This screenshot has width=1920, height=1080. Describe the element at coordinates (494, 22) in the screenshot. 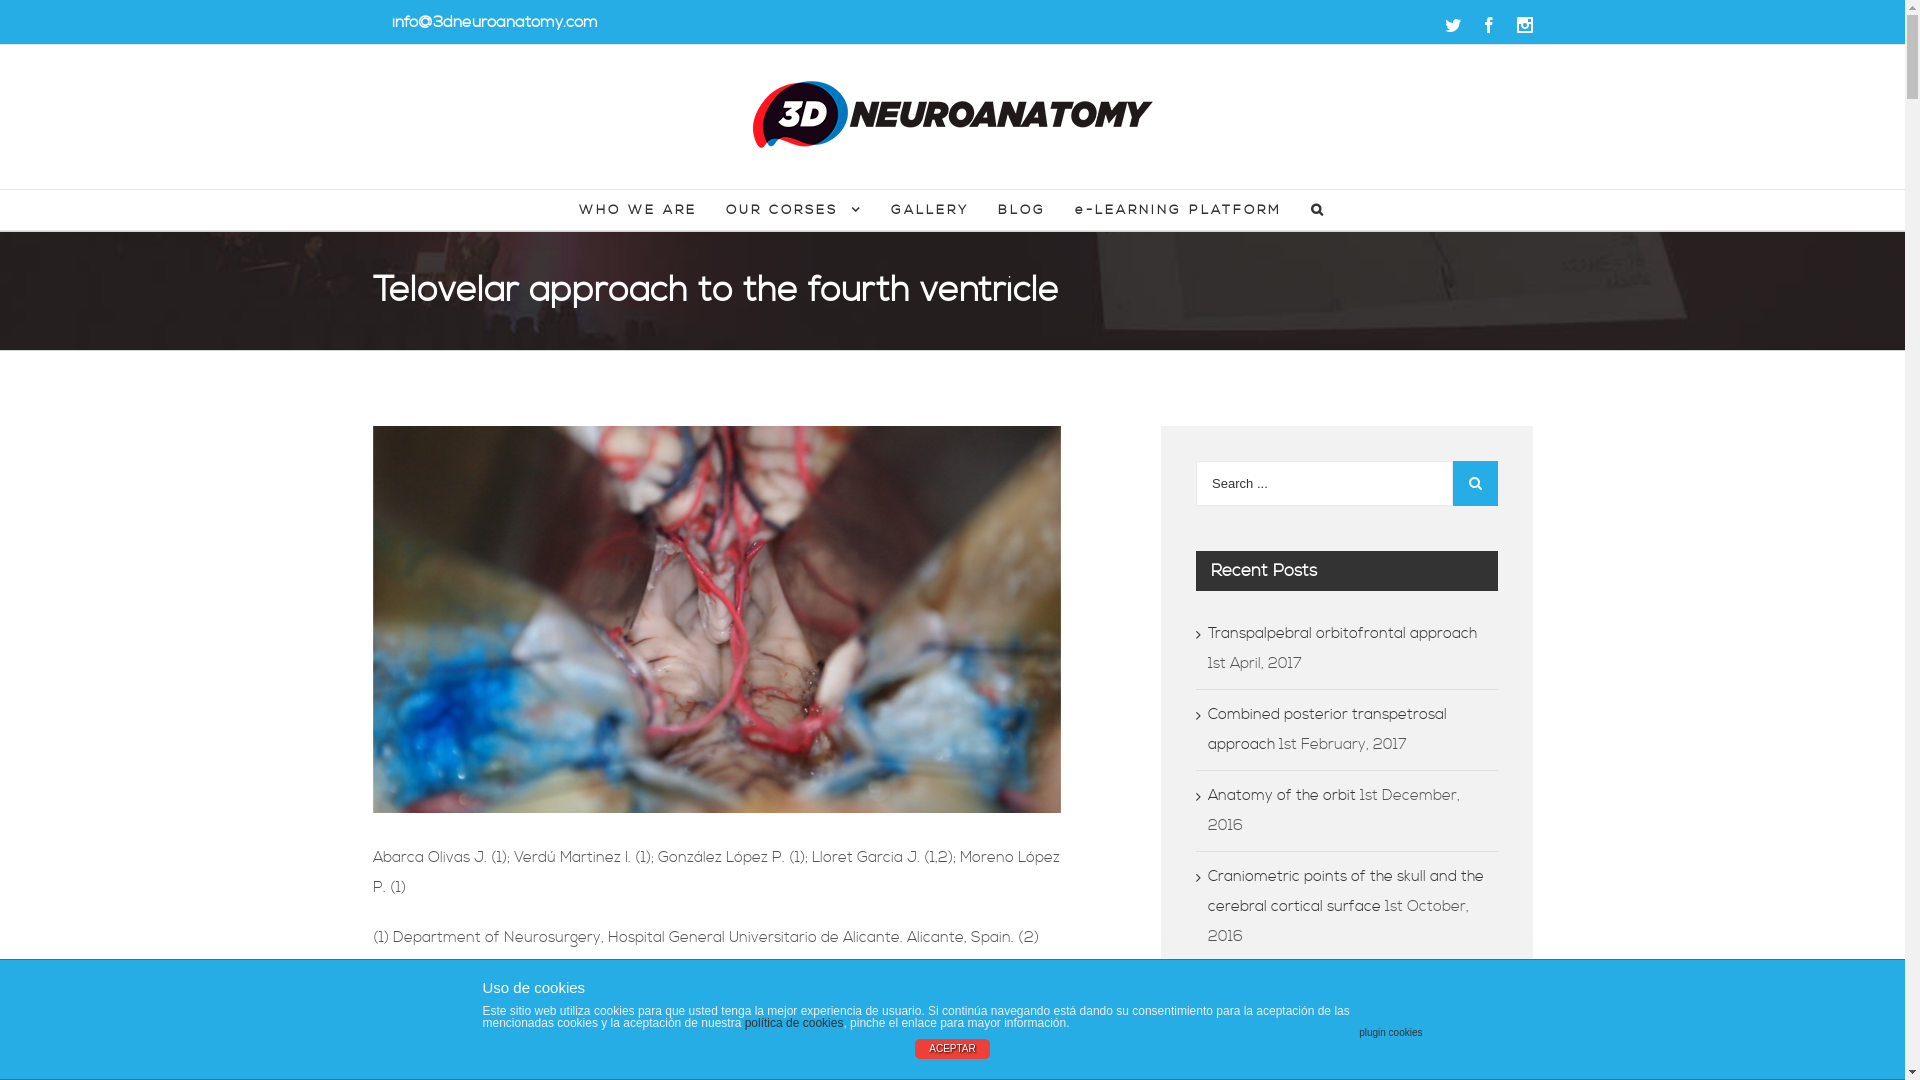

I see `'info@3dneuroanatomy.com'` at that location.